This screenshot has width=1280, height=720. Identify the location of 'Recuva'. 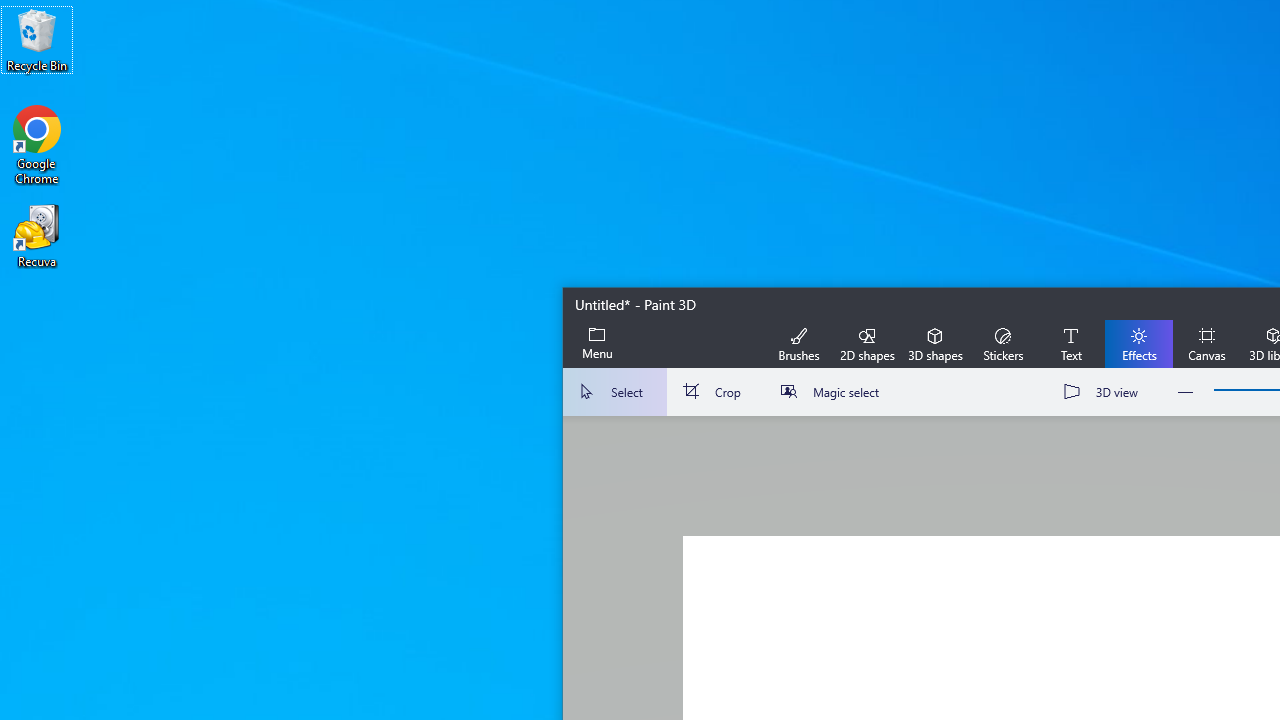
(37, 234).